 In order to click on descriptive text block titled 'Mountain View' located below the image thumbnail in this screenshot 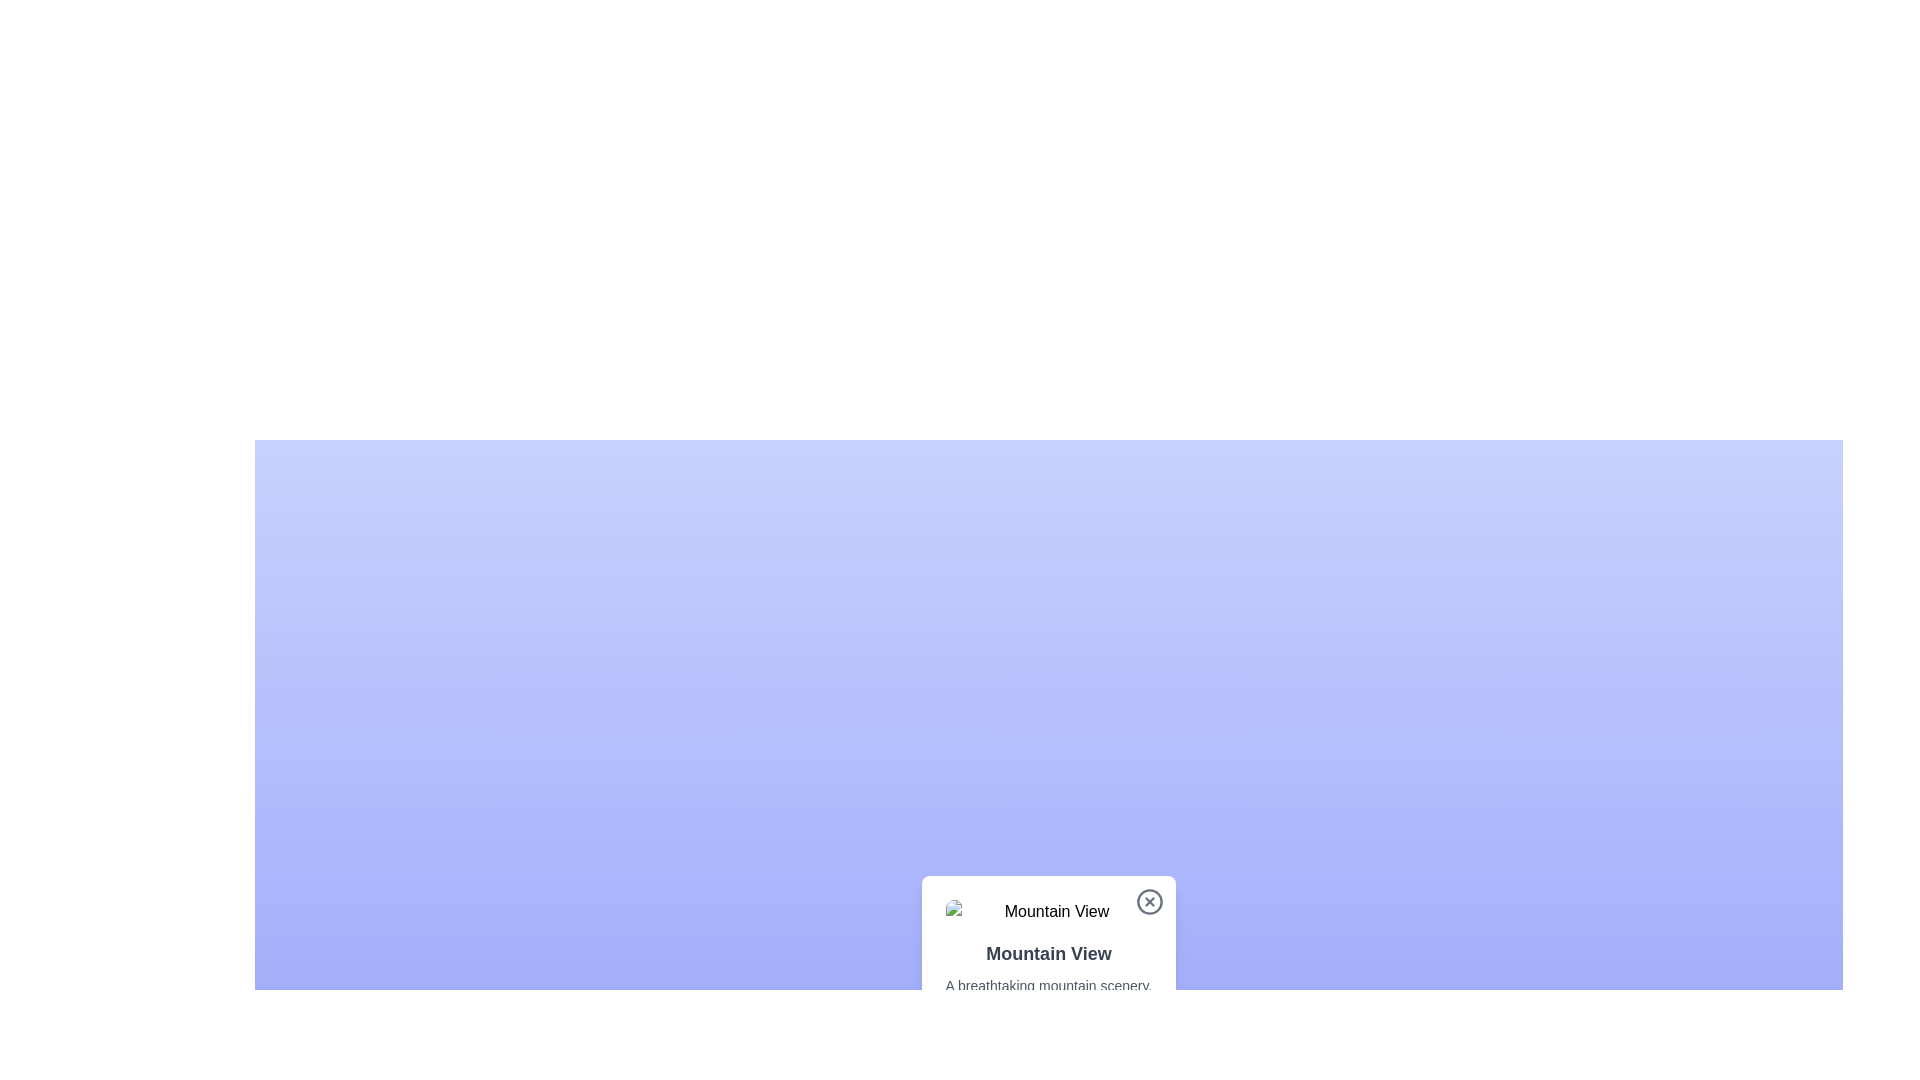, I will do `click(1047, 967)`.